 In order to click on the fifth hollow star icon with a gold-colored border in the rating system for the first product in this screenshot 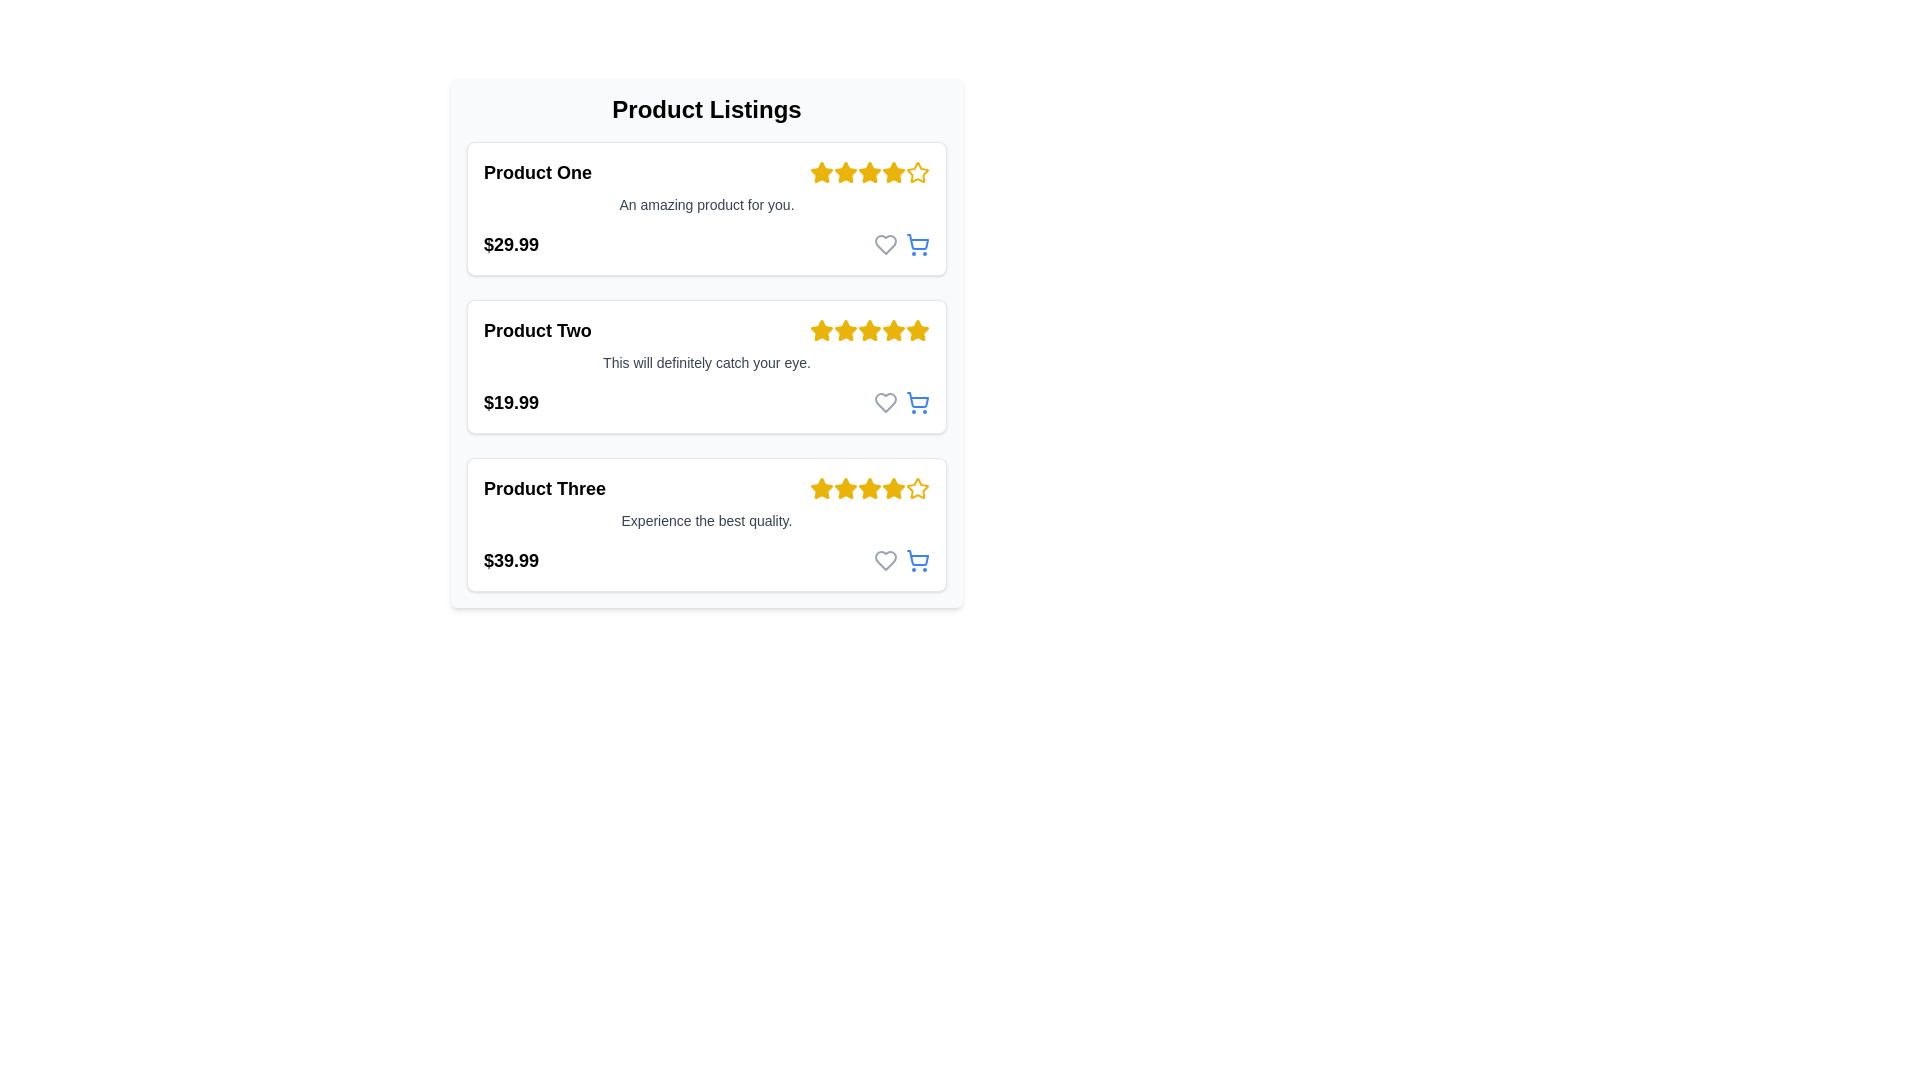, I will do `click(916, 172)`.